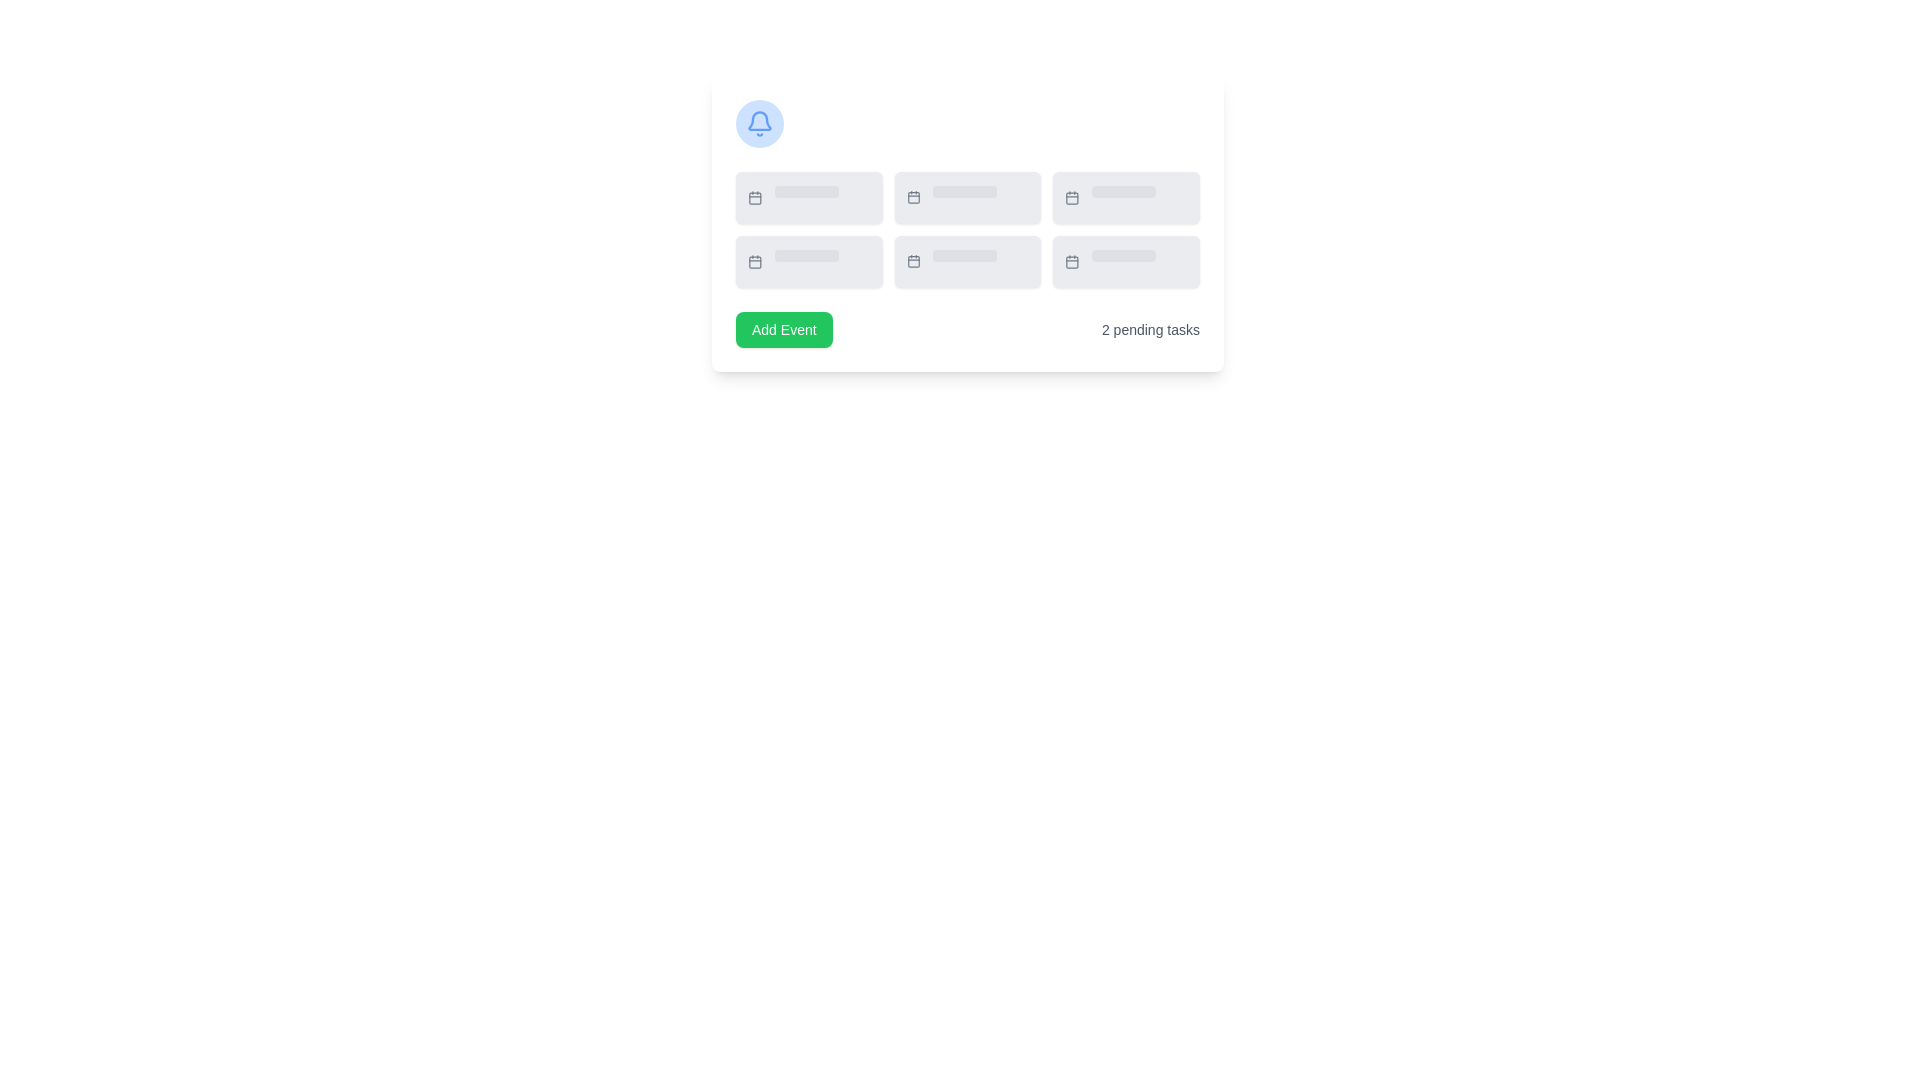  I want to click on the green rectangular button labeled 'Add Event' to initiate the process of adding an event, so click(783, 329).